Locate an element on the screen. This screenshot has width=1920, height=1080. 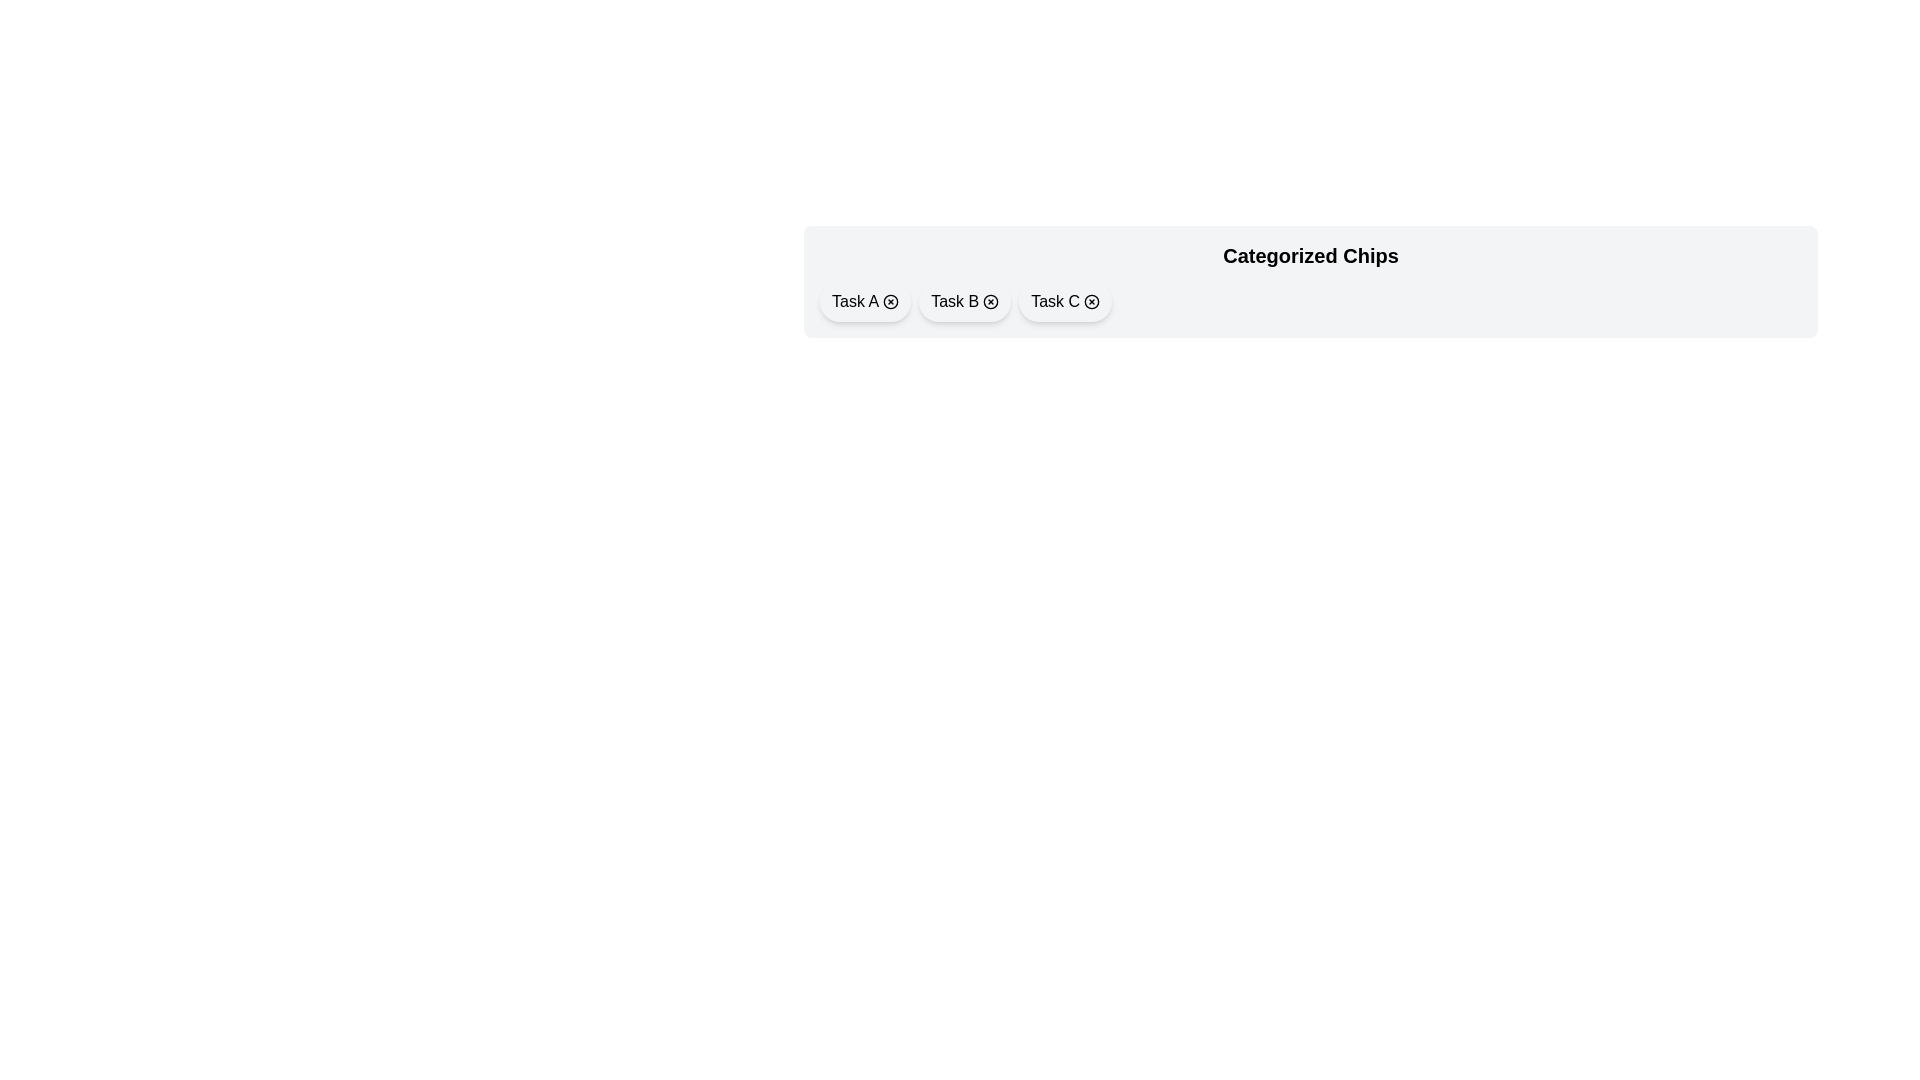
the chip labeled Task C to toggle its selection state is located at coordinates (1064, 301).